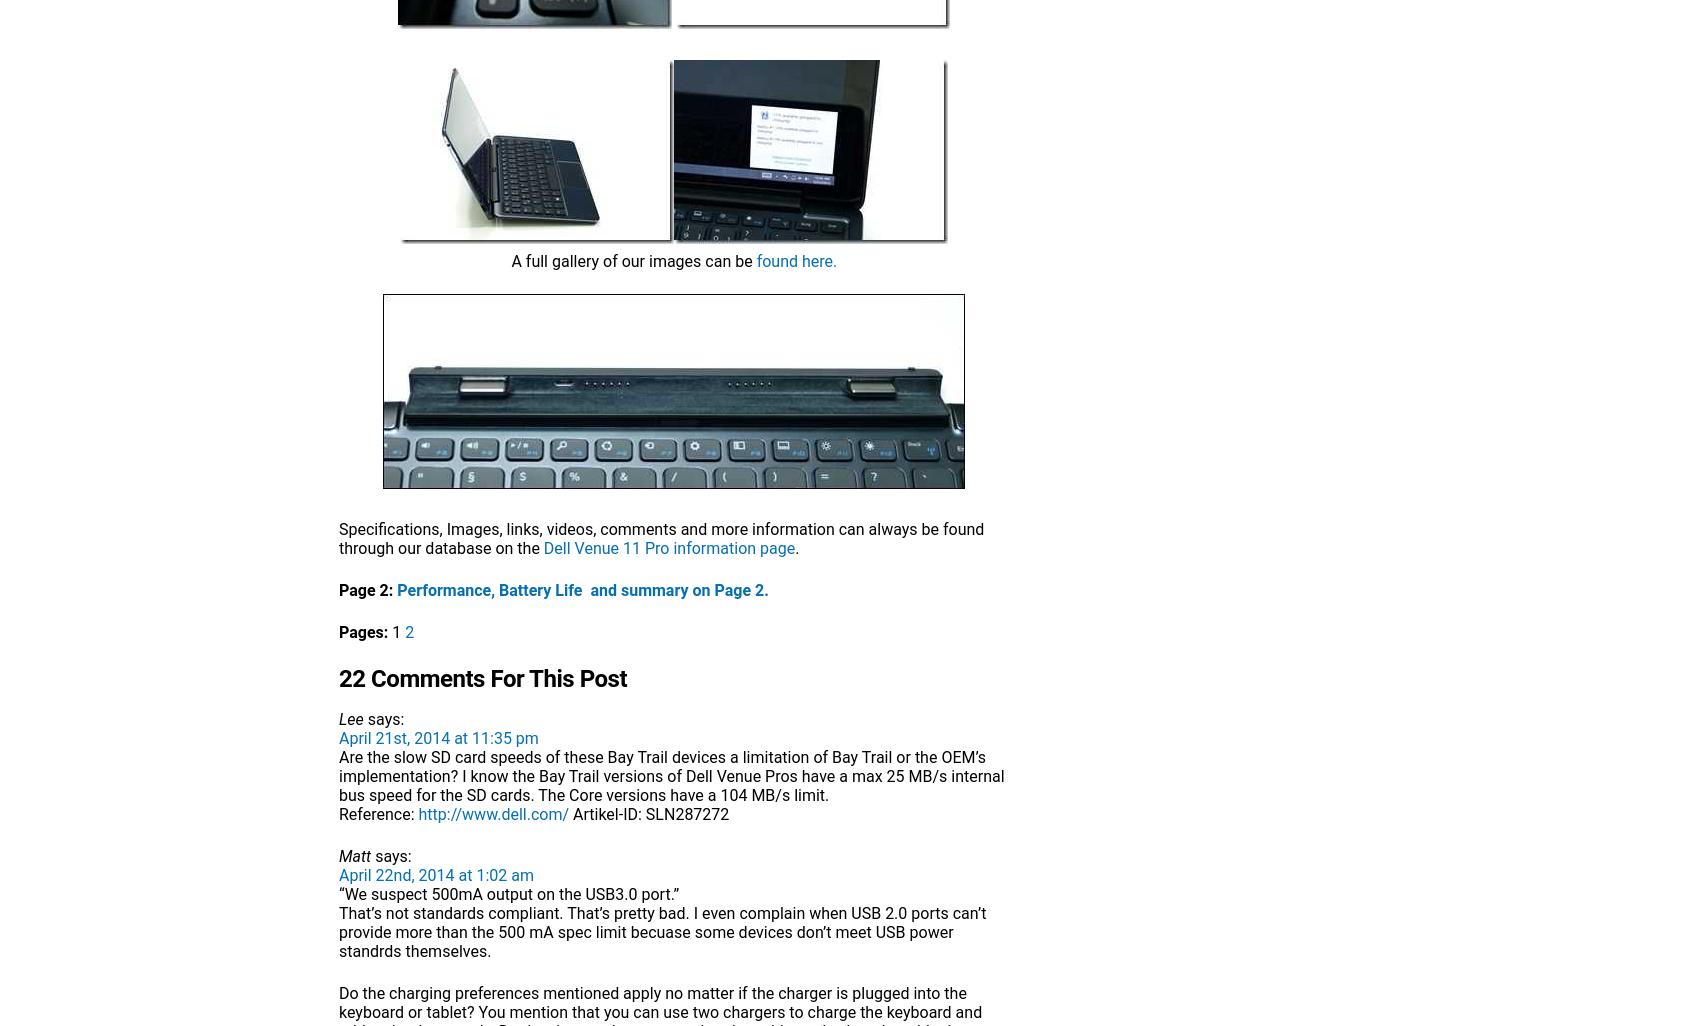 The width and height of the screenshot is (1692, 1026). Describe the element at coordinates (581, 589) in the screenshot. I see `'Performance, Battery Life  and summary on Page 2.'` at that location.